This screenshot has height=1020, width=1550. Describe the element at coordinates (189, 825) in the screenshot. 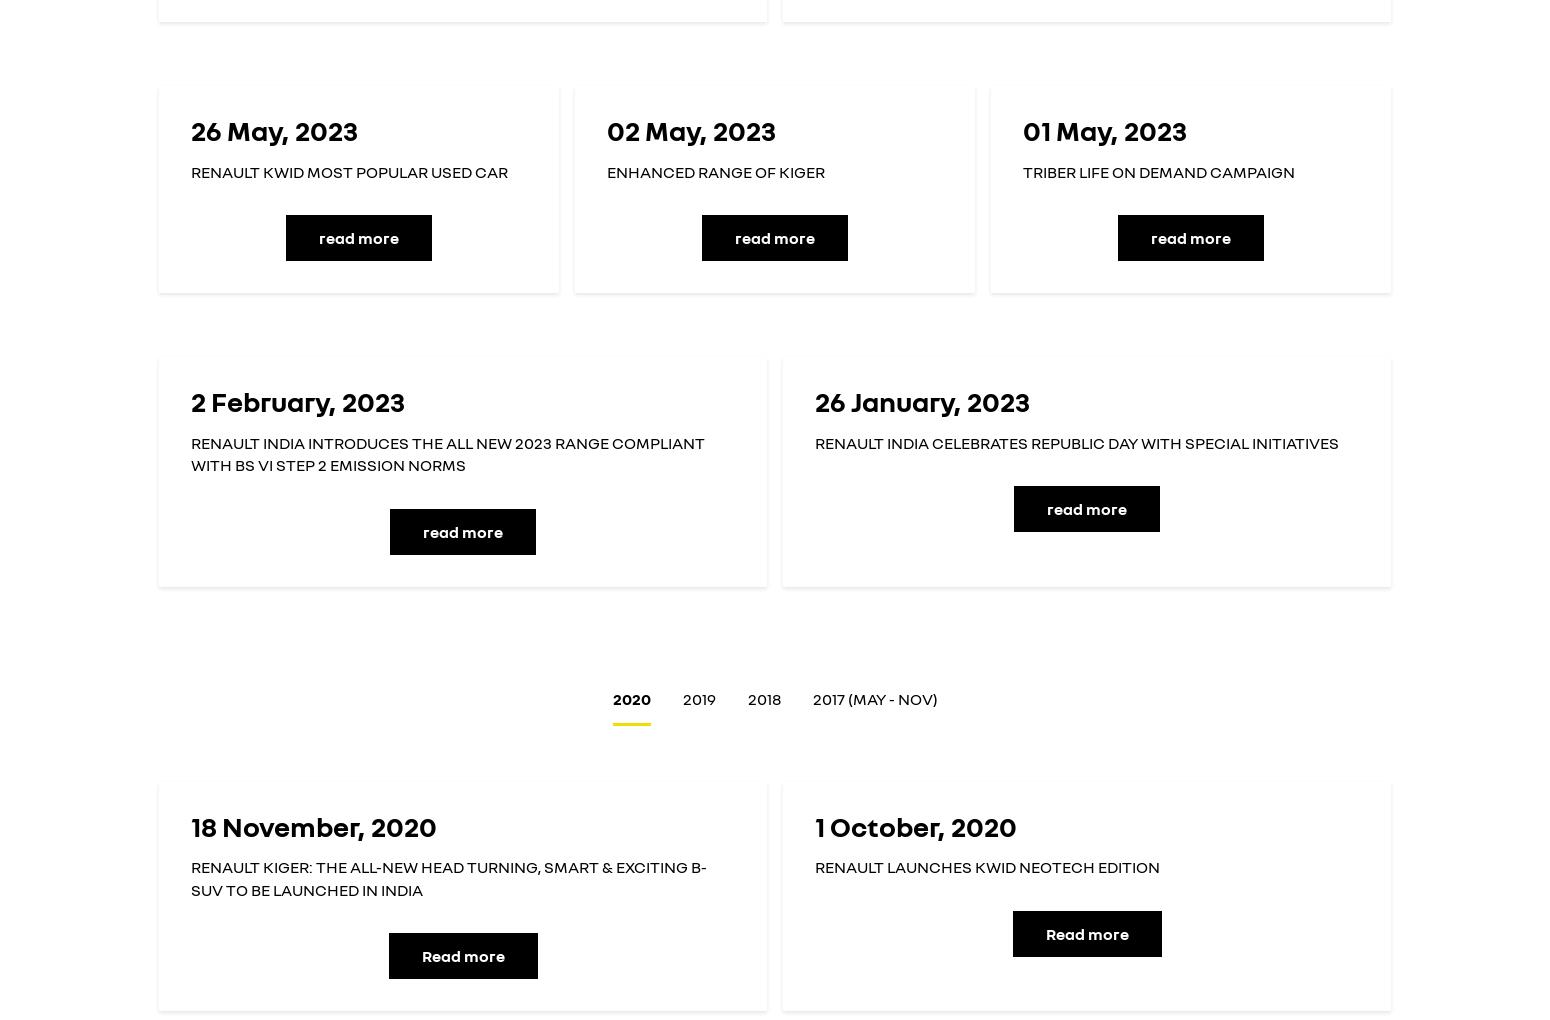

I see `'18 November, 2020'` at that location.